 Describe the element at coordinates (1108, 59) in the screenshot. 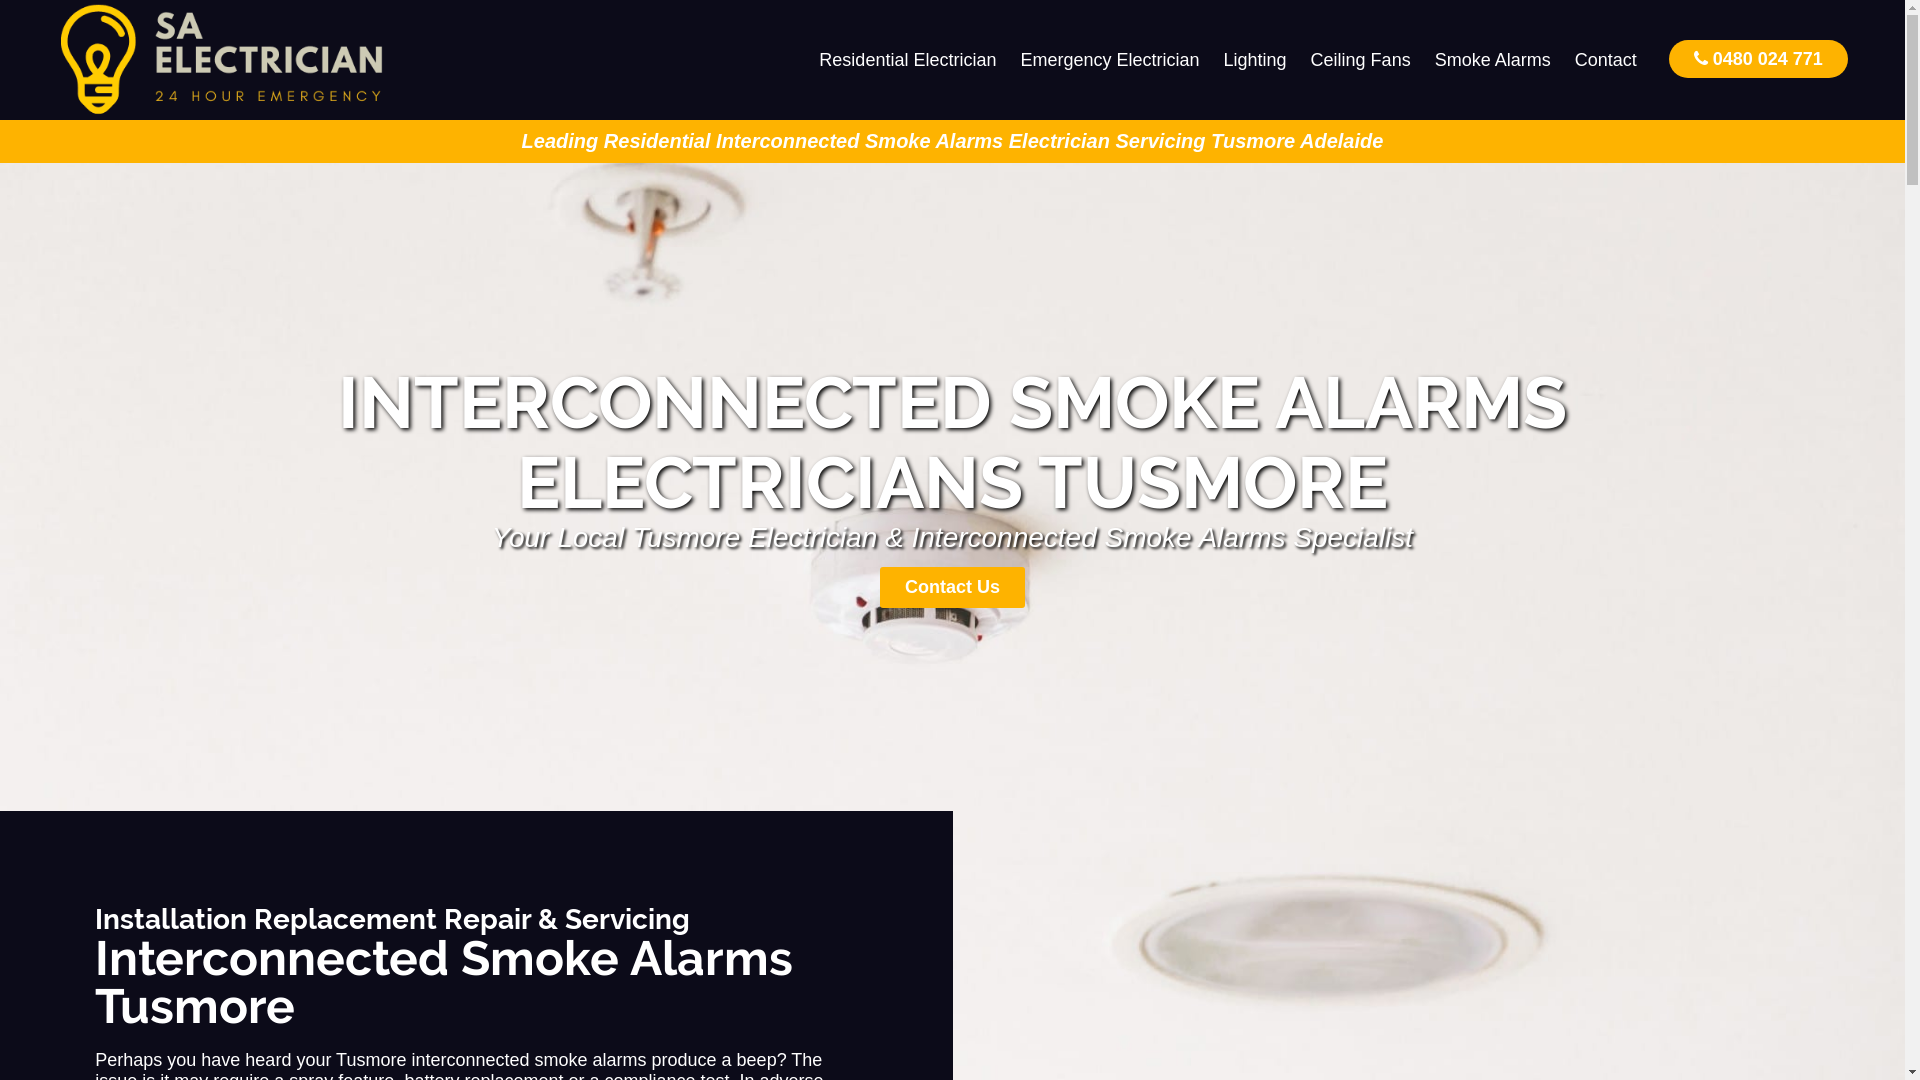

I see `'Emergency Electrician'` at that location.